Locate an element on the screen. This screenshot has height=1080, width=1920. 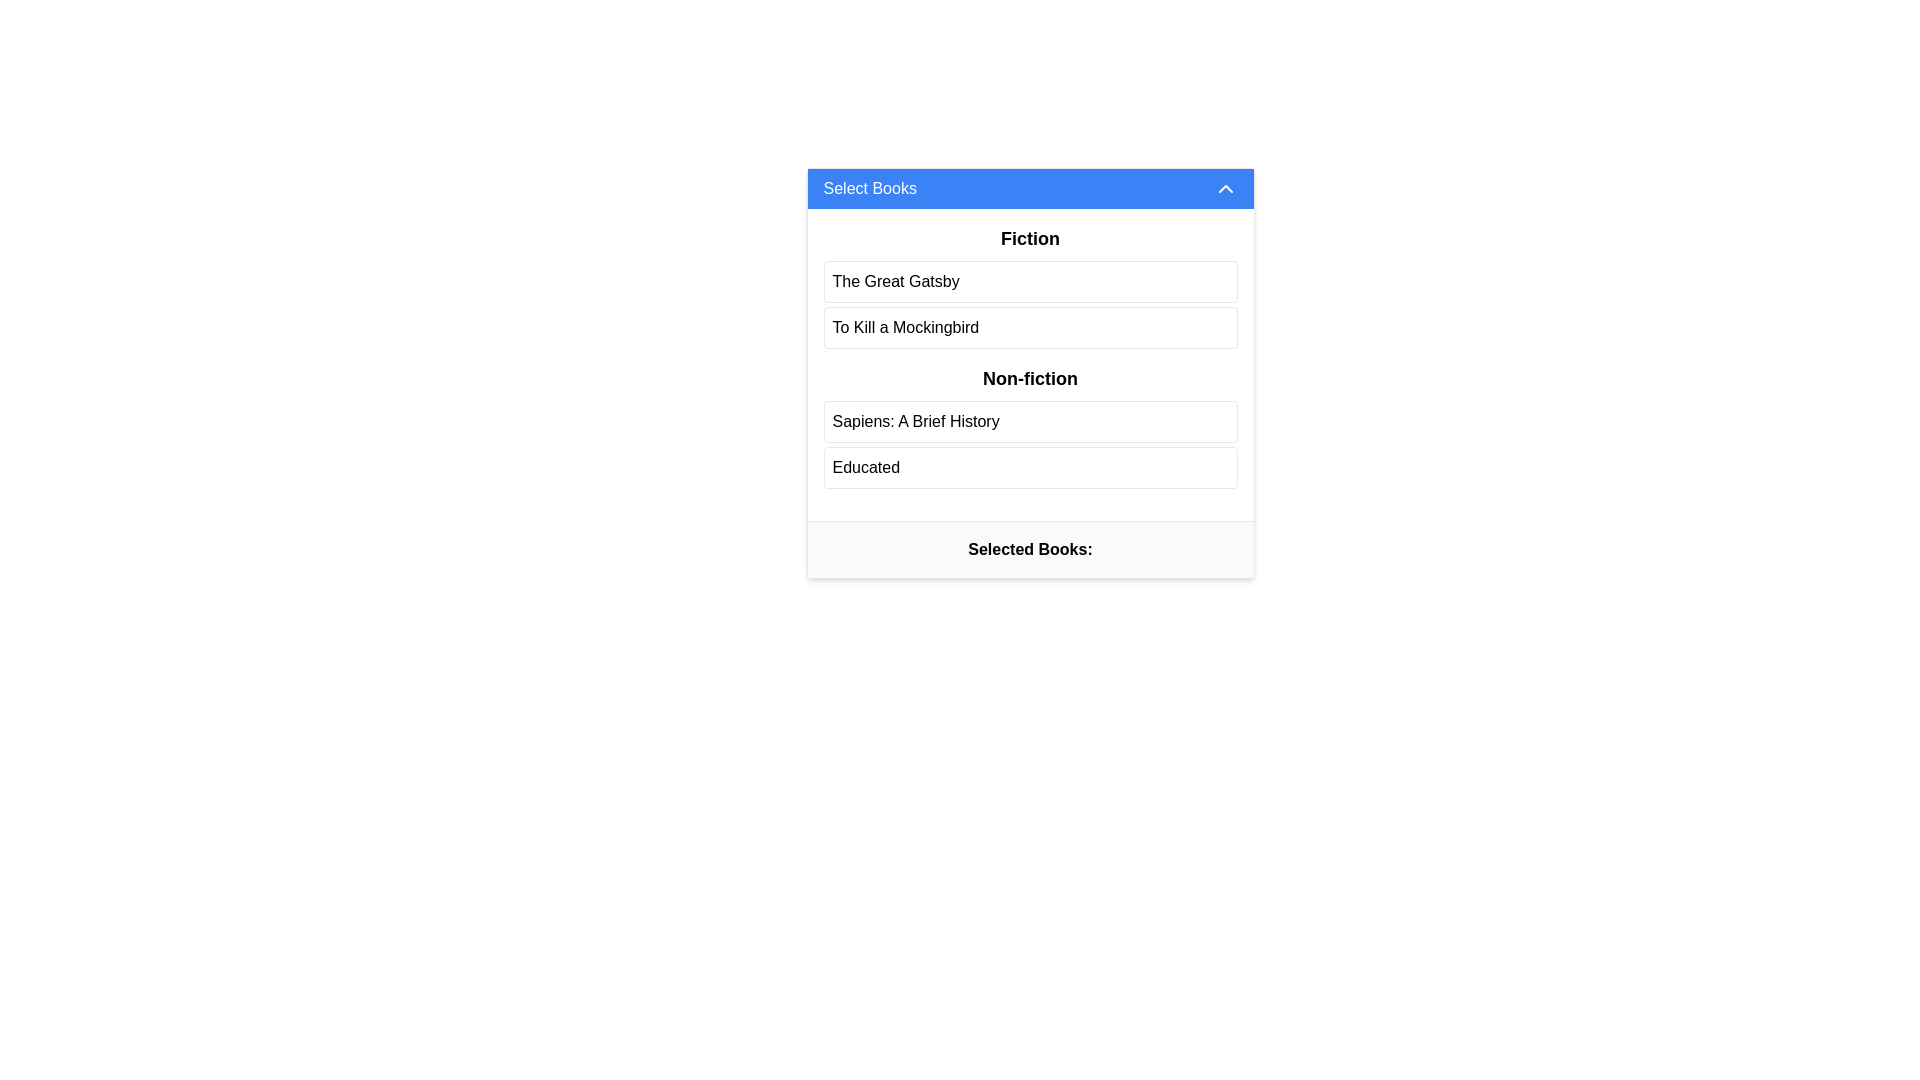
a book title entry is located at coordinates (1030, 304).